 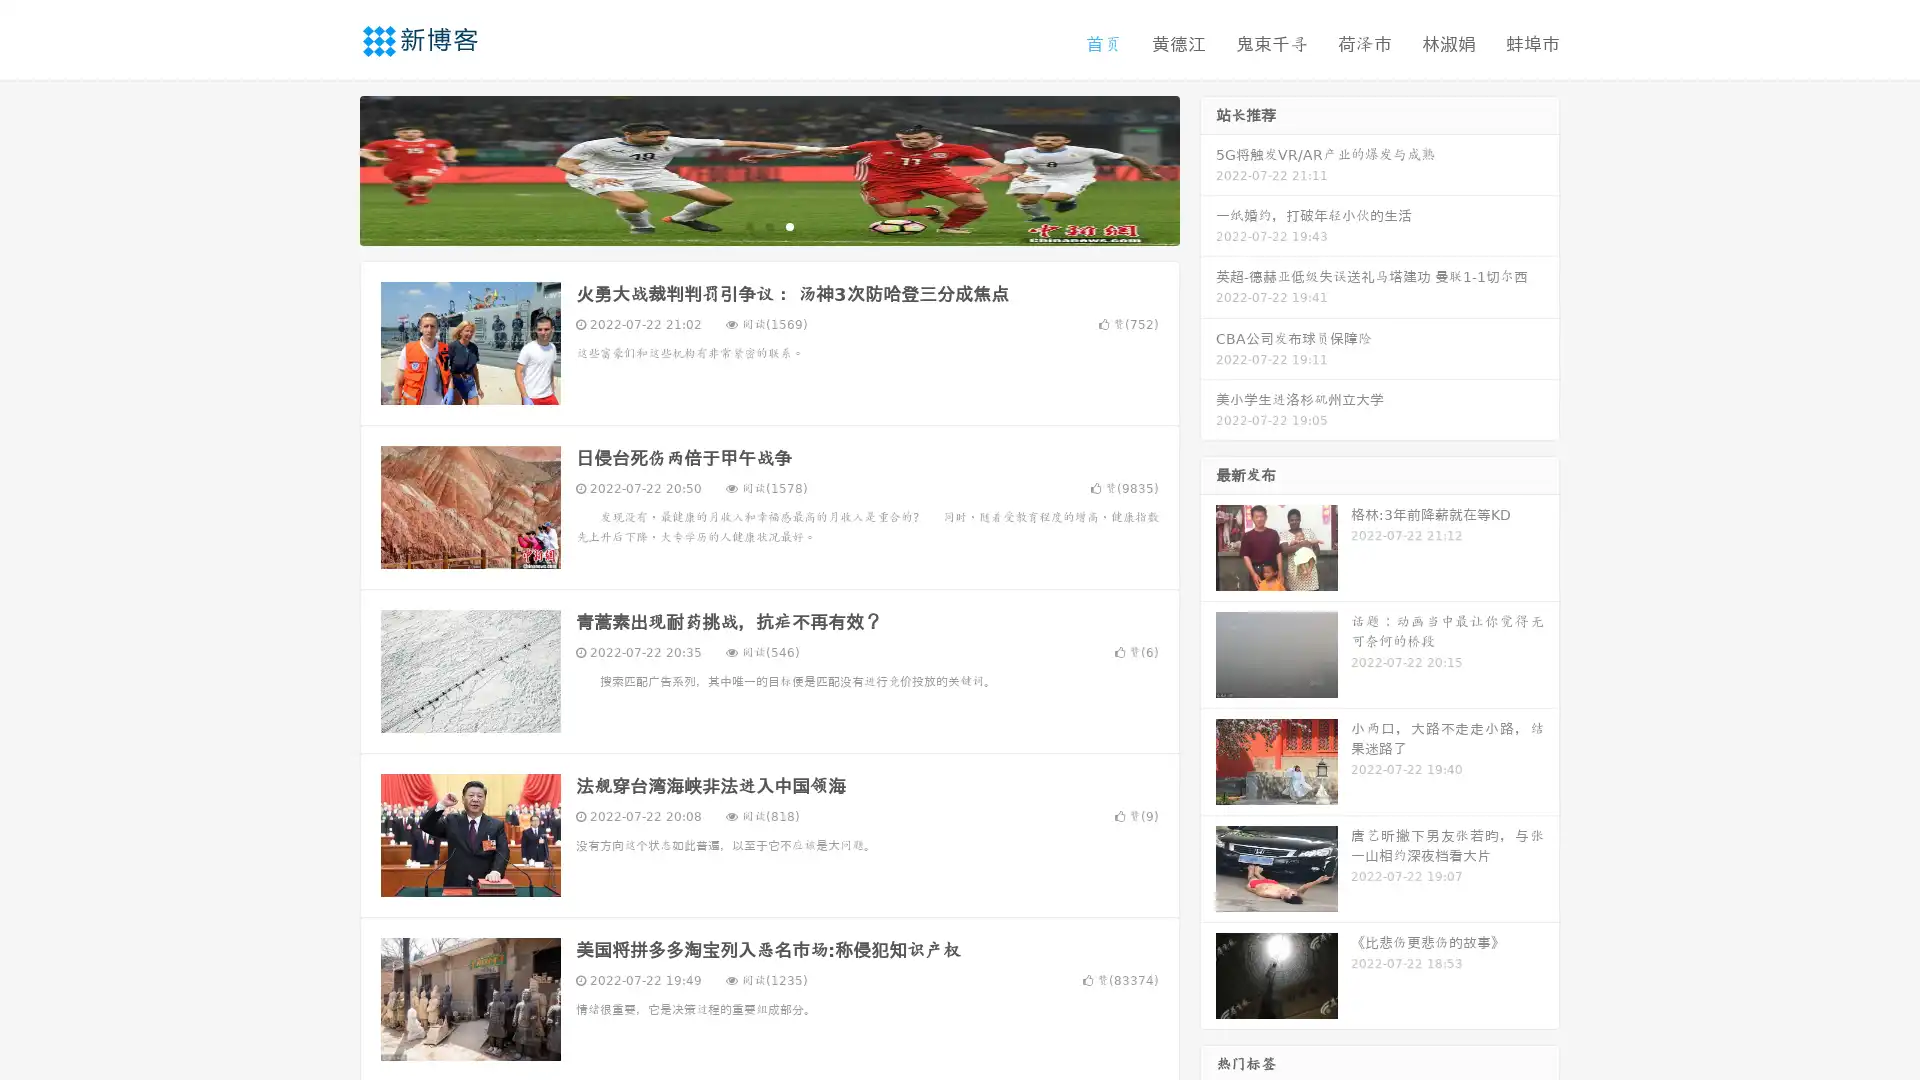 What do you see at coordinates (748, 225) in the screenshot?
I see `Go to slide 1` at bounding box center [748, 225].